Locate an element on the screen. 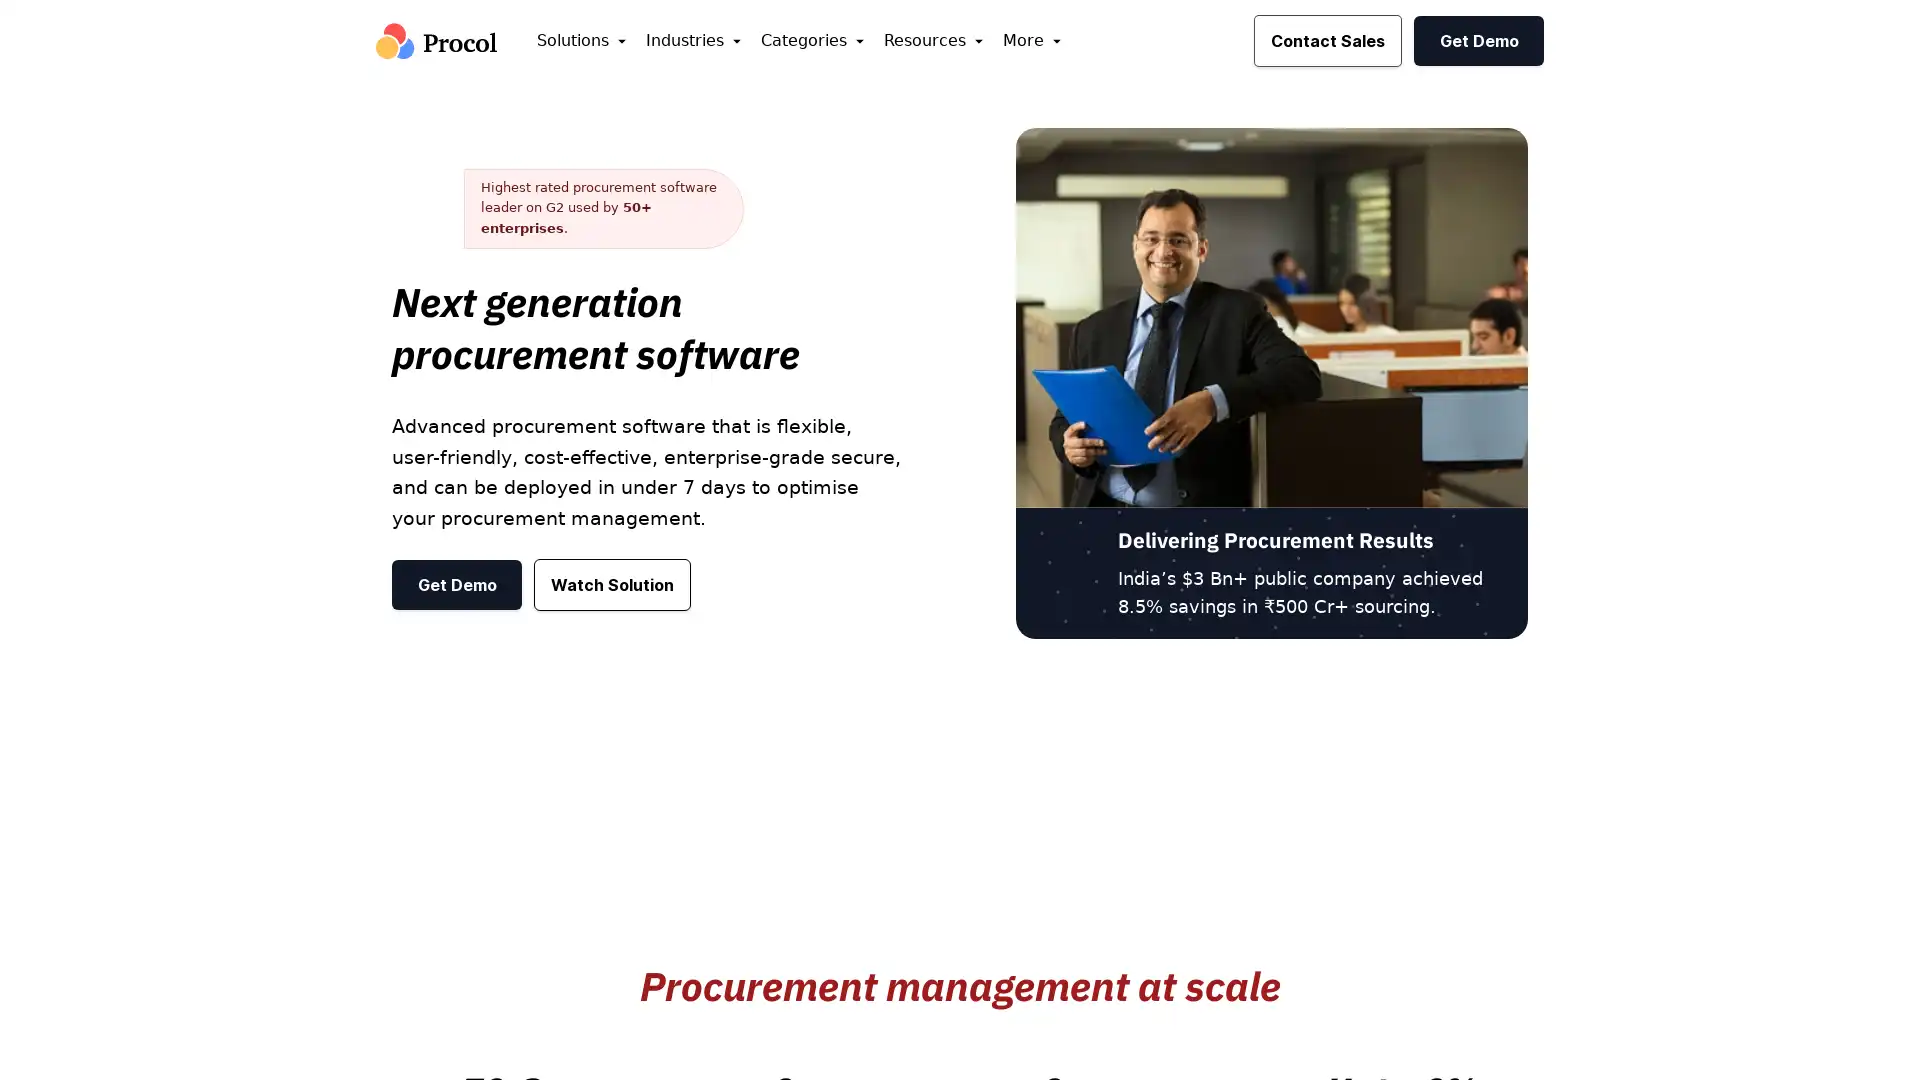  Watch Solution is located at coordinates (611, 583).